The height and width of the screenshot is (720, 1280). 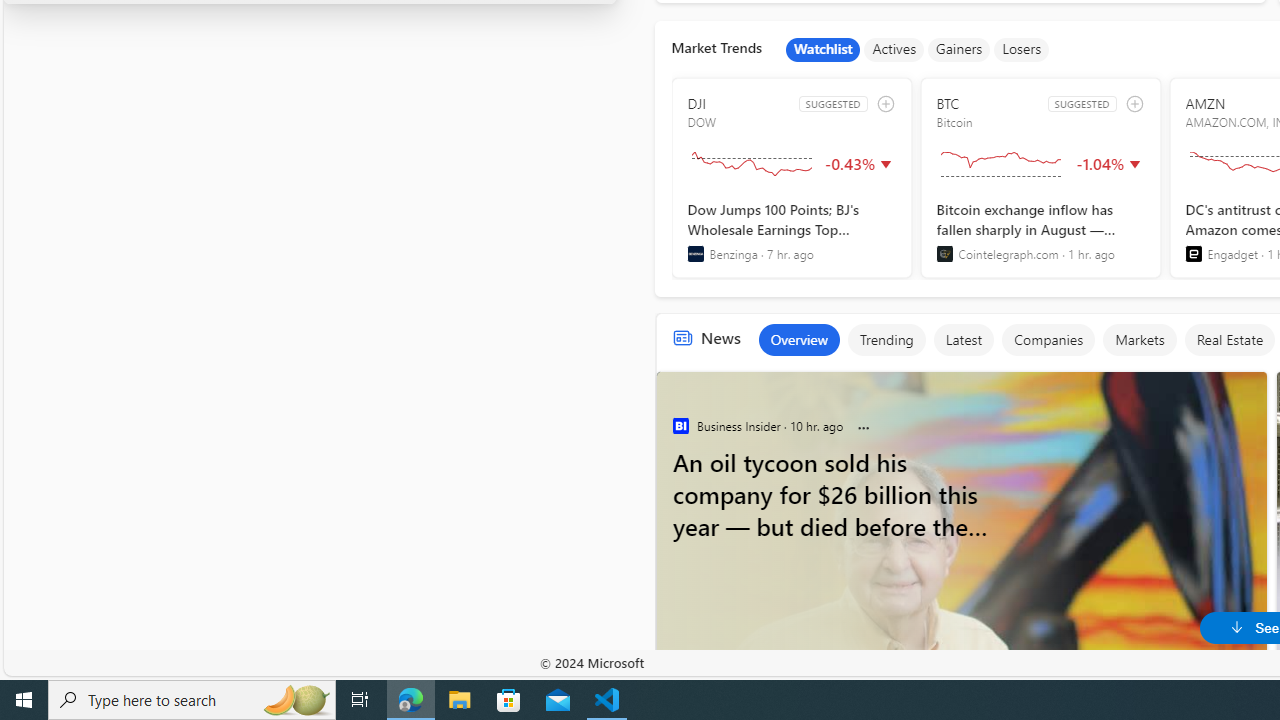 I want to click on 'Business Insider', so click(x=680, y=425).